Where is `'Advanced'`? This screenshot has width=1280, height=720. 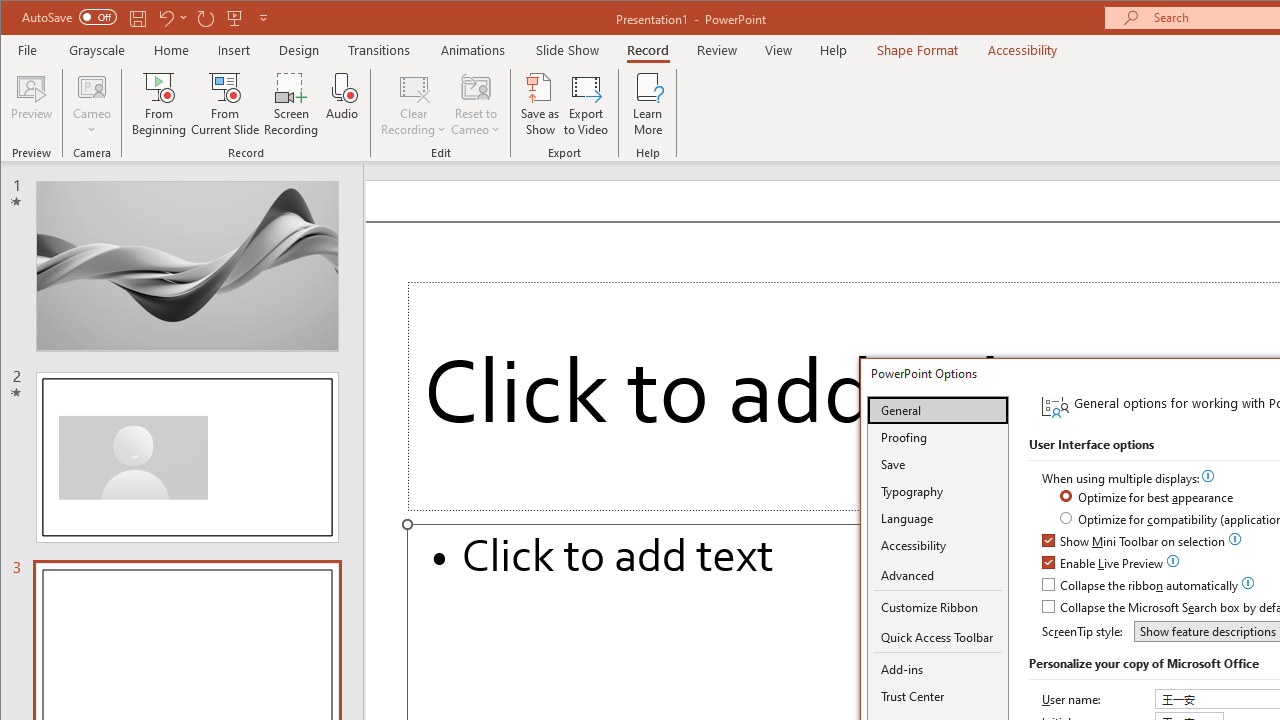 'Advanced' is located at coordinates (937, 576).